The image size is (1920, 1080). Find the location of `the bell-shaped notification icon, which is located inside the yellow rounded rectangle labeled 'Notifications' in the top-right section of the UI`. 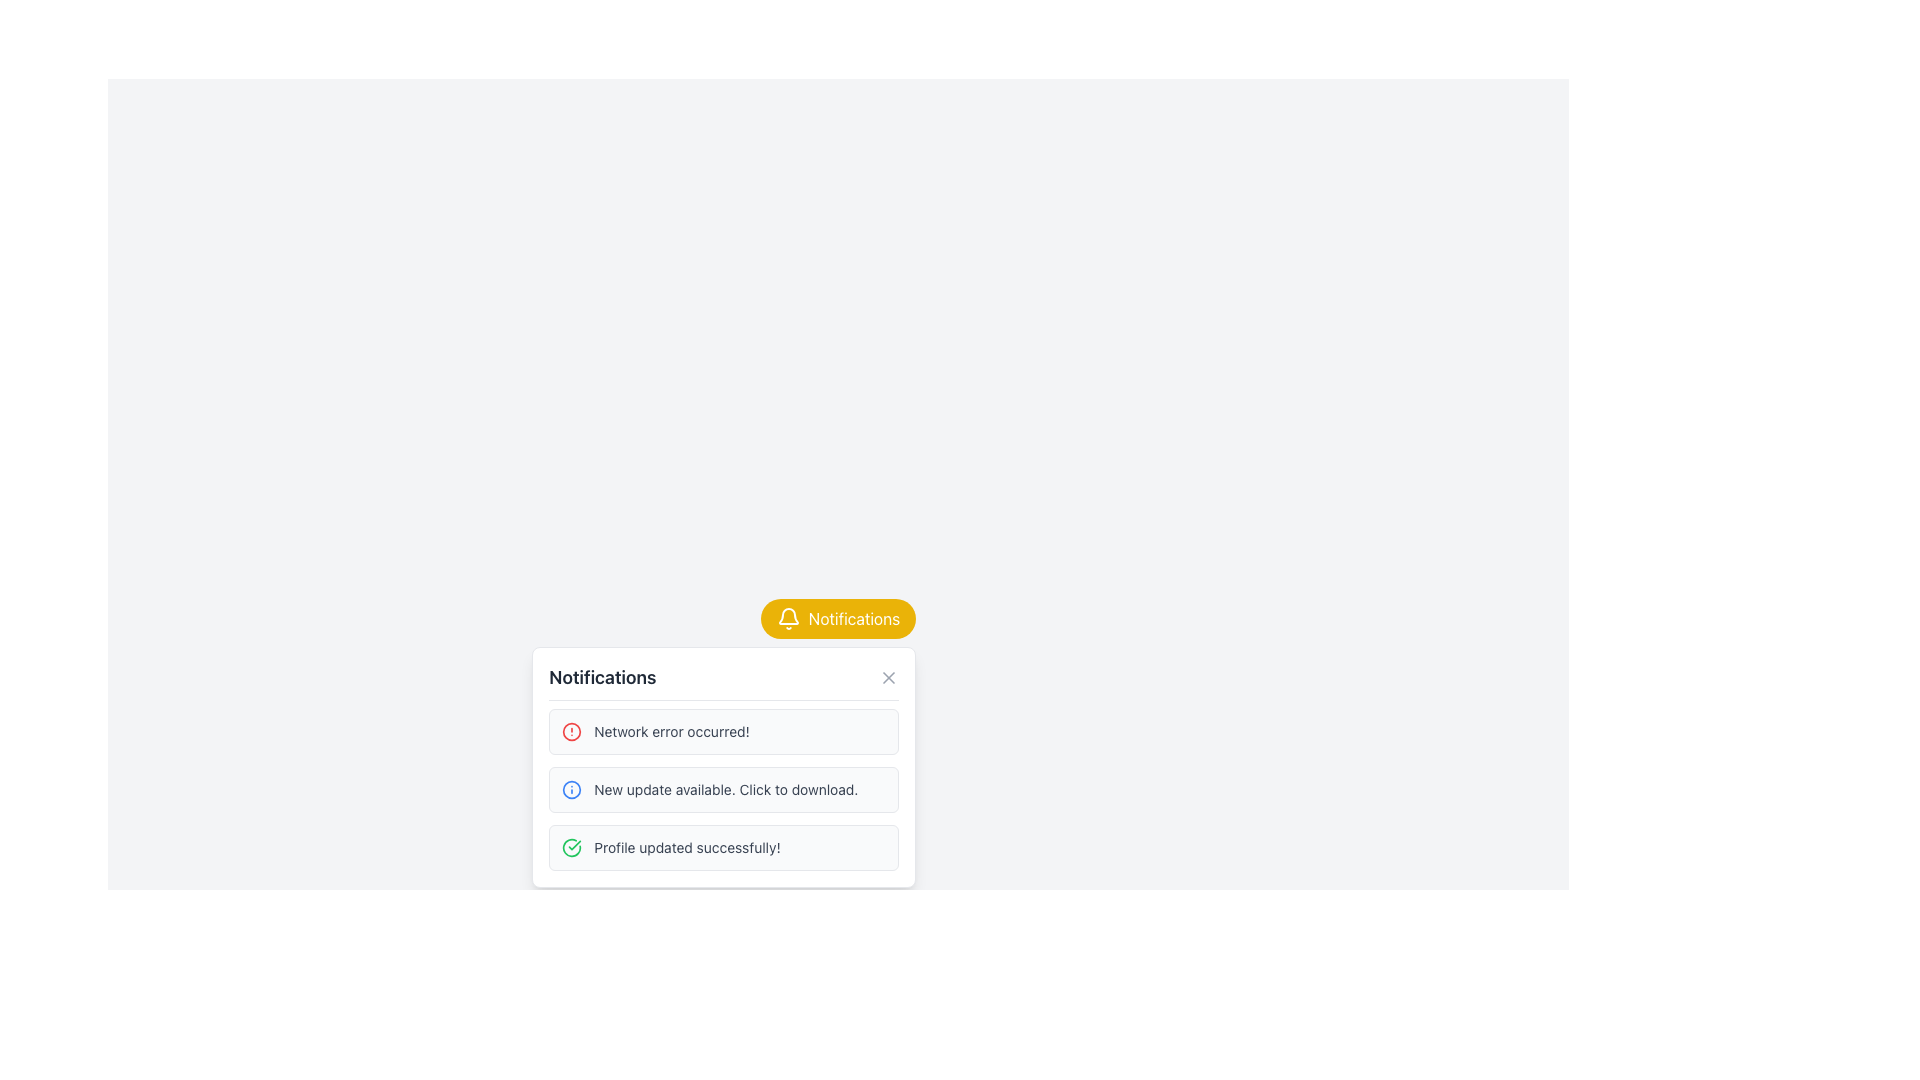

the bell-shaped notification icon, which is located inside the yellow rounded rectangle labeled 'Notifications' in the top-right section of the UI is located at coordinates (787, 617).